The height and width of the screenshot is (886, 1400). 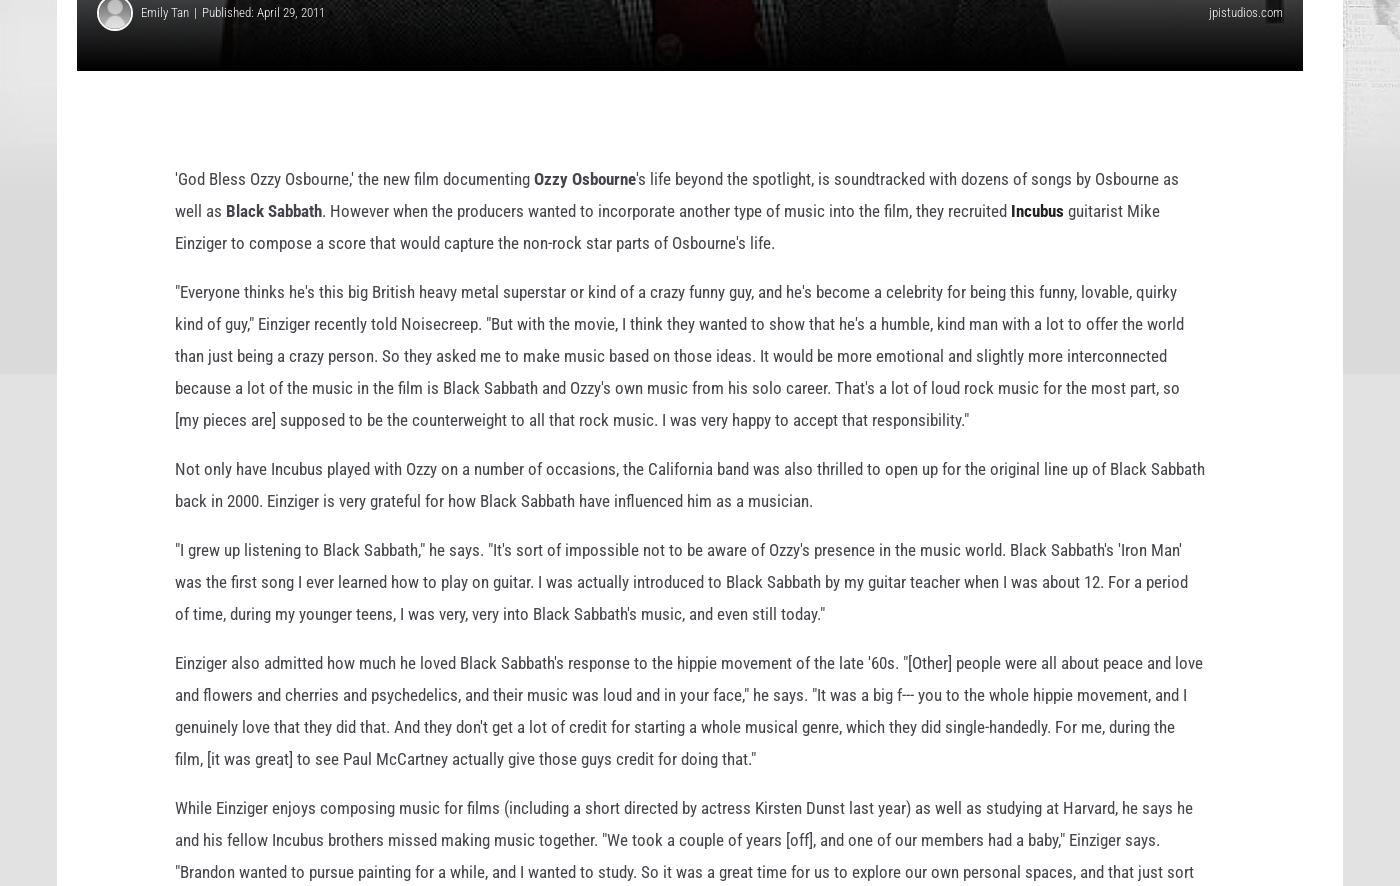 What do you see at coordinates (688, 742) in the screenshot?
I see `'Einziger also admitted how much he loved Black Sabbath's response to the hippie movement of the late '60s. "[Other] people were all about peace and love and flowers and cherries and psychedelics, and their music was loud and in your face," he says. "It was a big f--- you to the whole hippie movement, and I genuinely love that they did that. And they don't get a lot of credit for starting a whole musical genre, which they did single-handedly. For me, during the film, [it was great] to see Paul McCartney actually give those guys credit for doing that."'` at bounding box center [688, 742].